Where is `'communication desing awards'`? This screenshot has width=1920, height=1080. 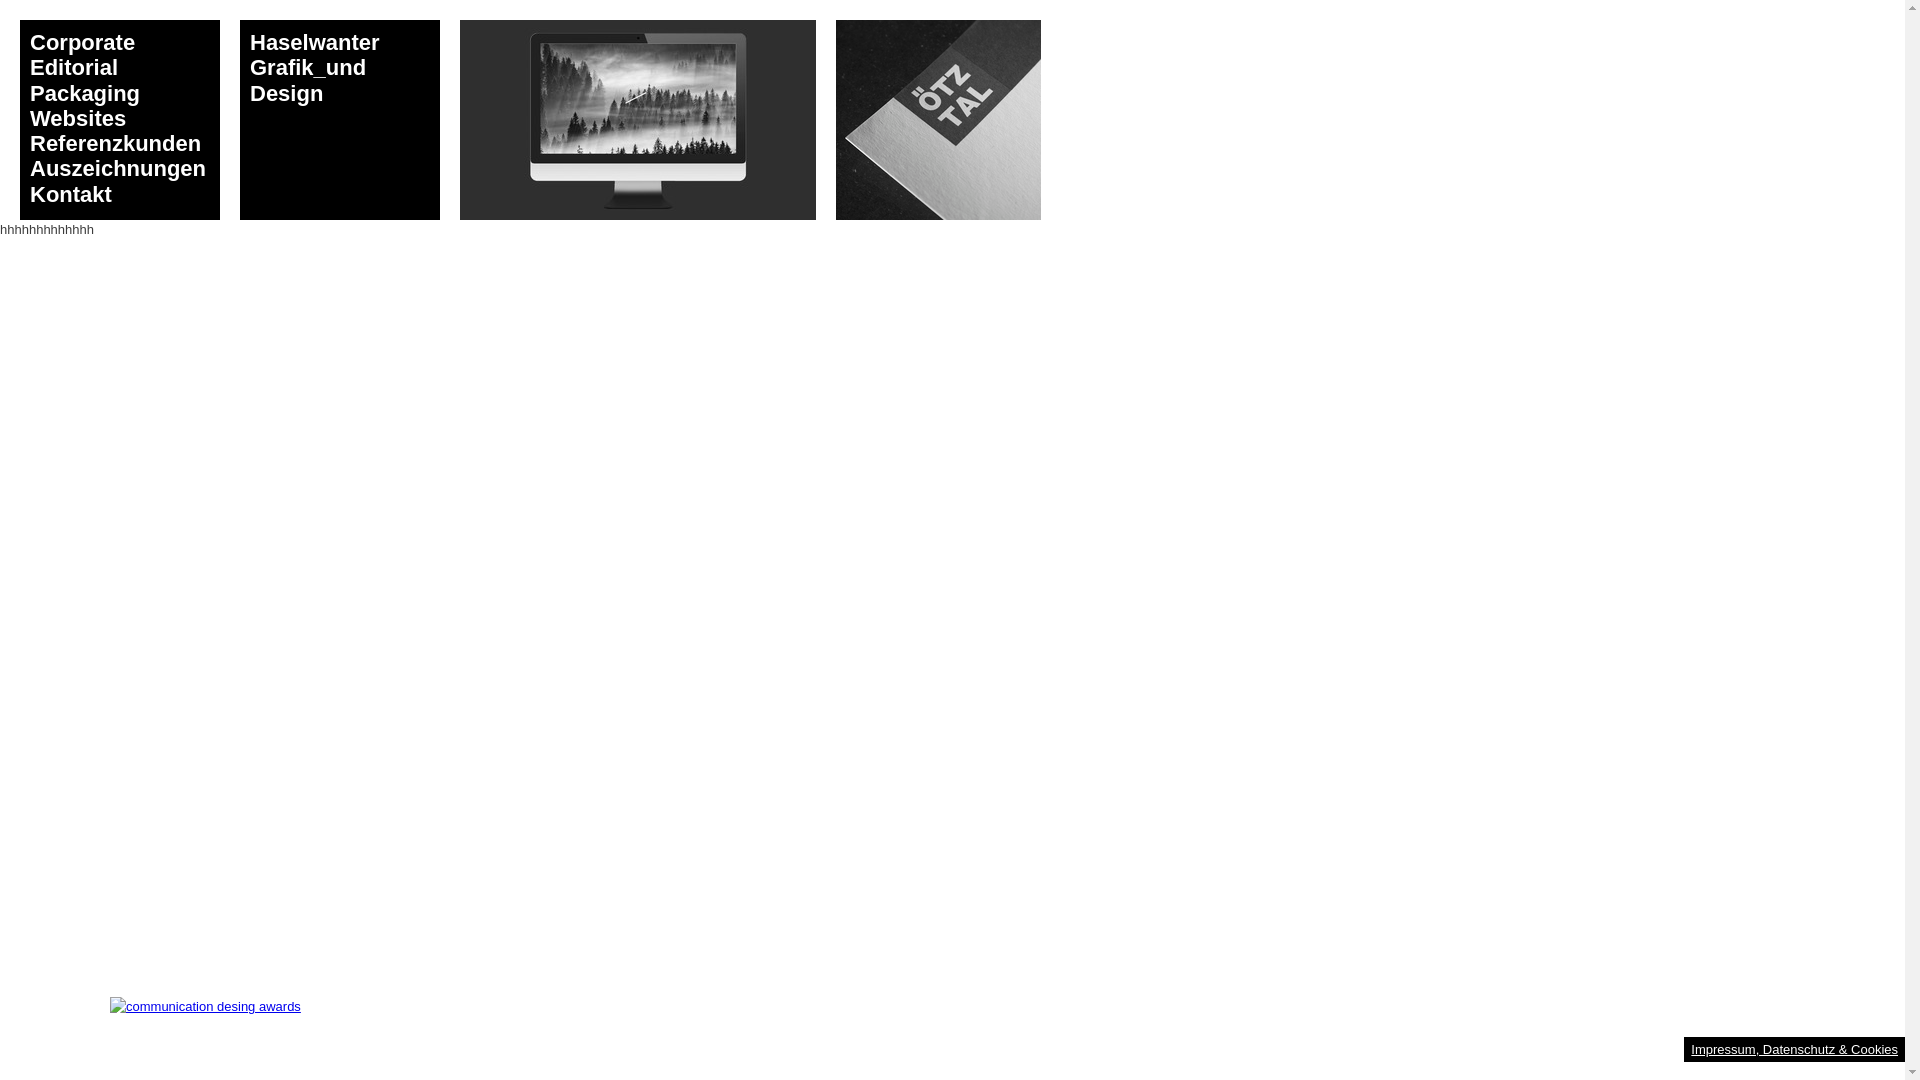
'communication desing awards' is located at coordinates (205, 1006).